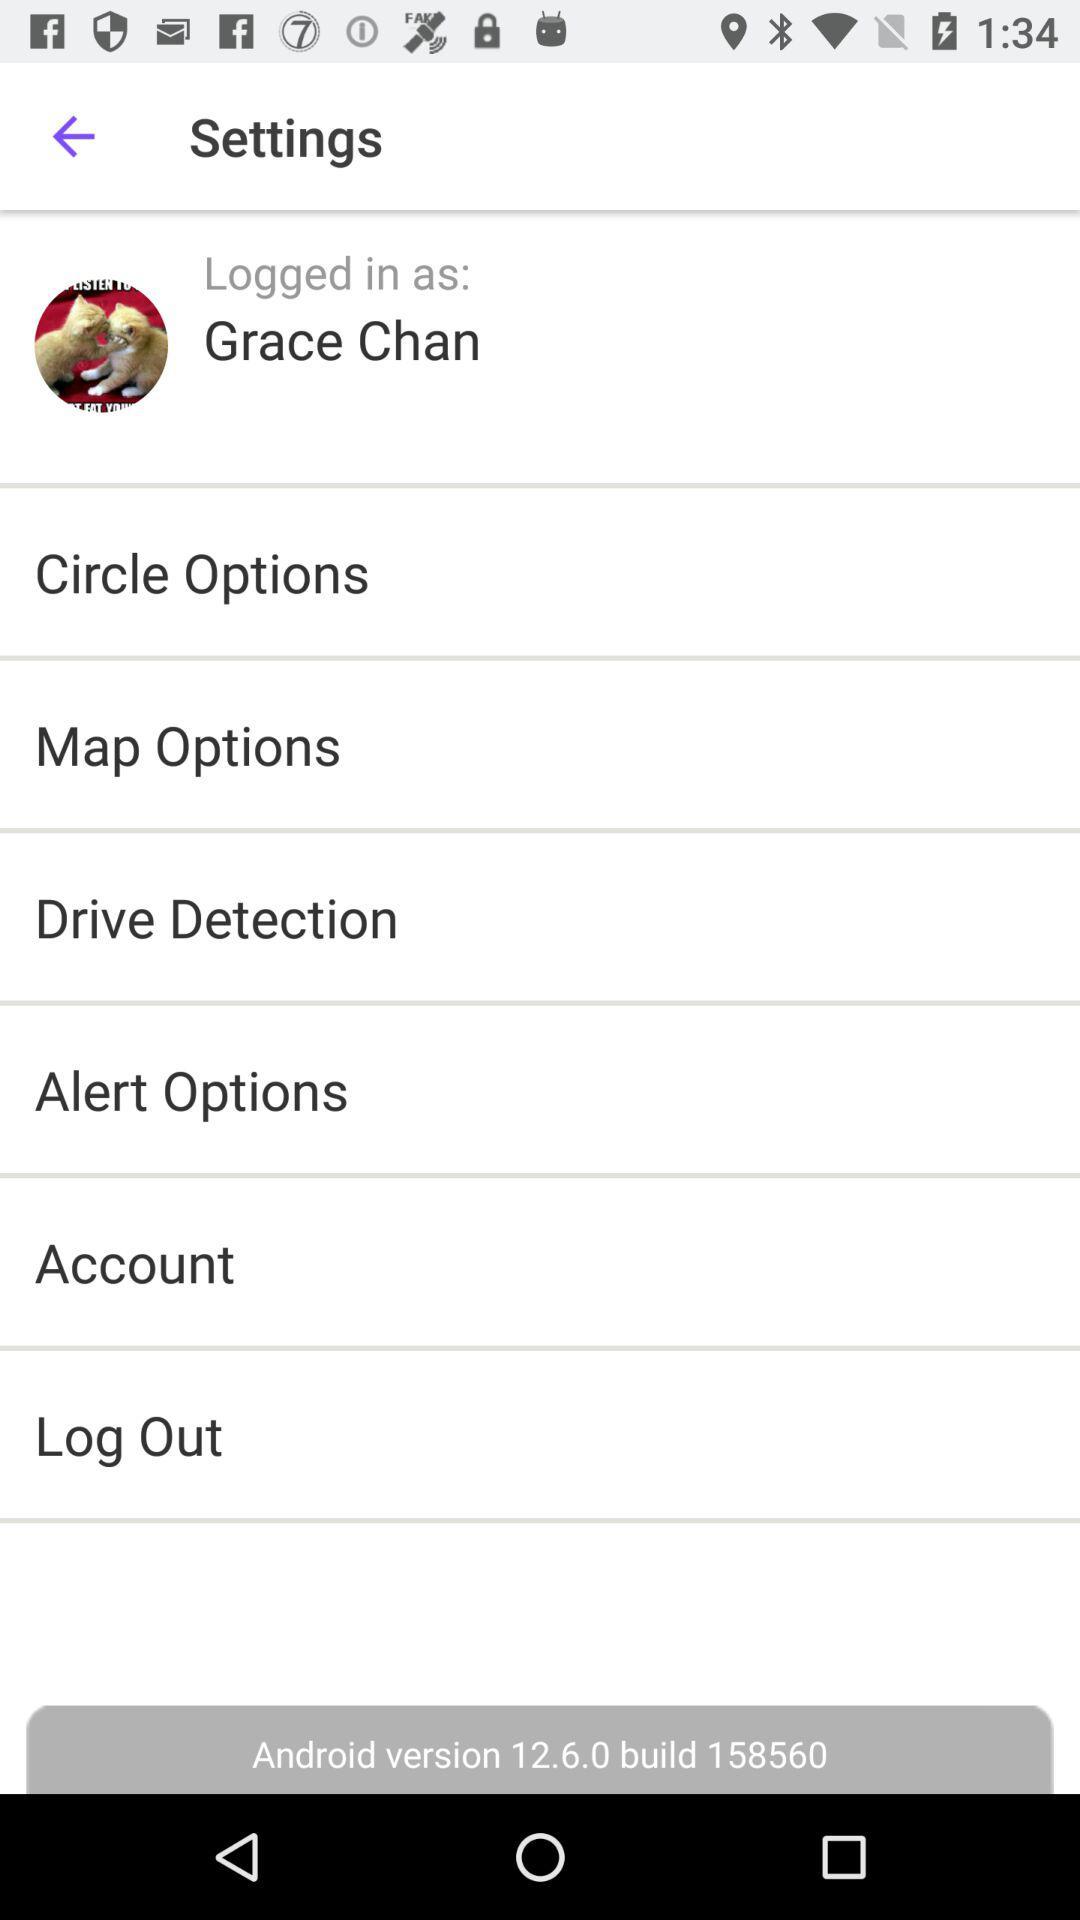 The image size is (1080, 1920). What do you see at coordinates (135, 1260) in the screenshot?
I see `account icon` at bounding box center [135, 1260].